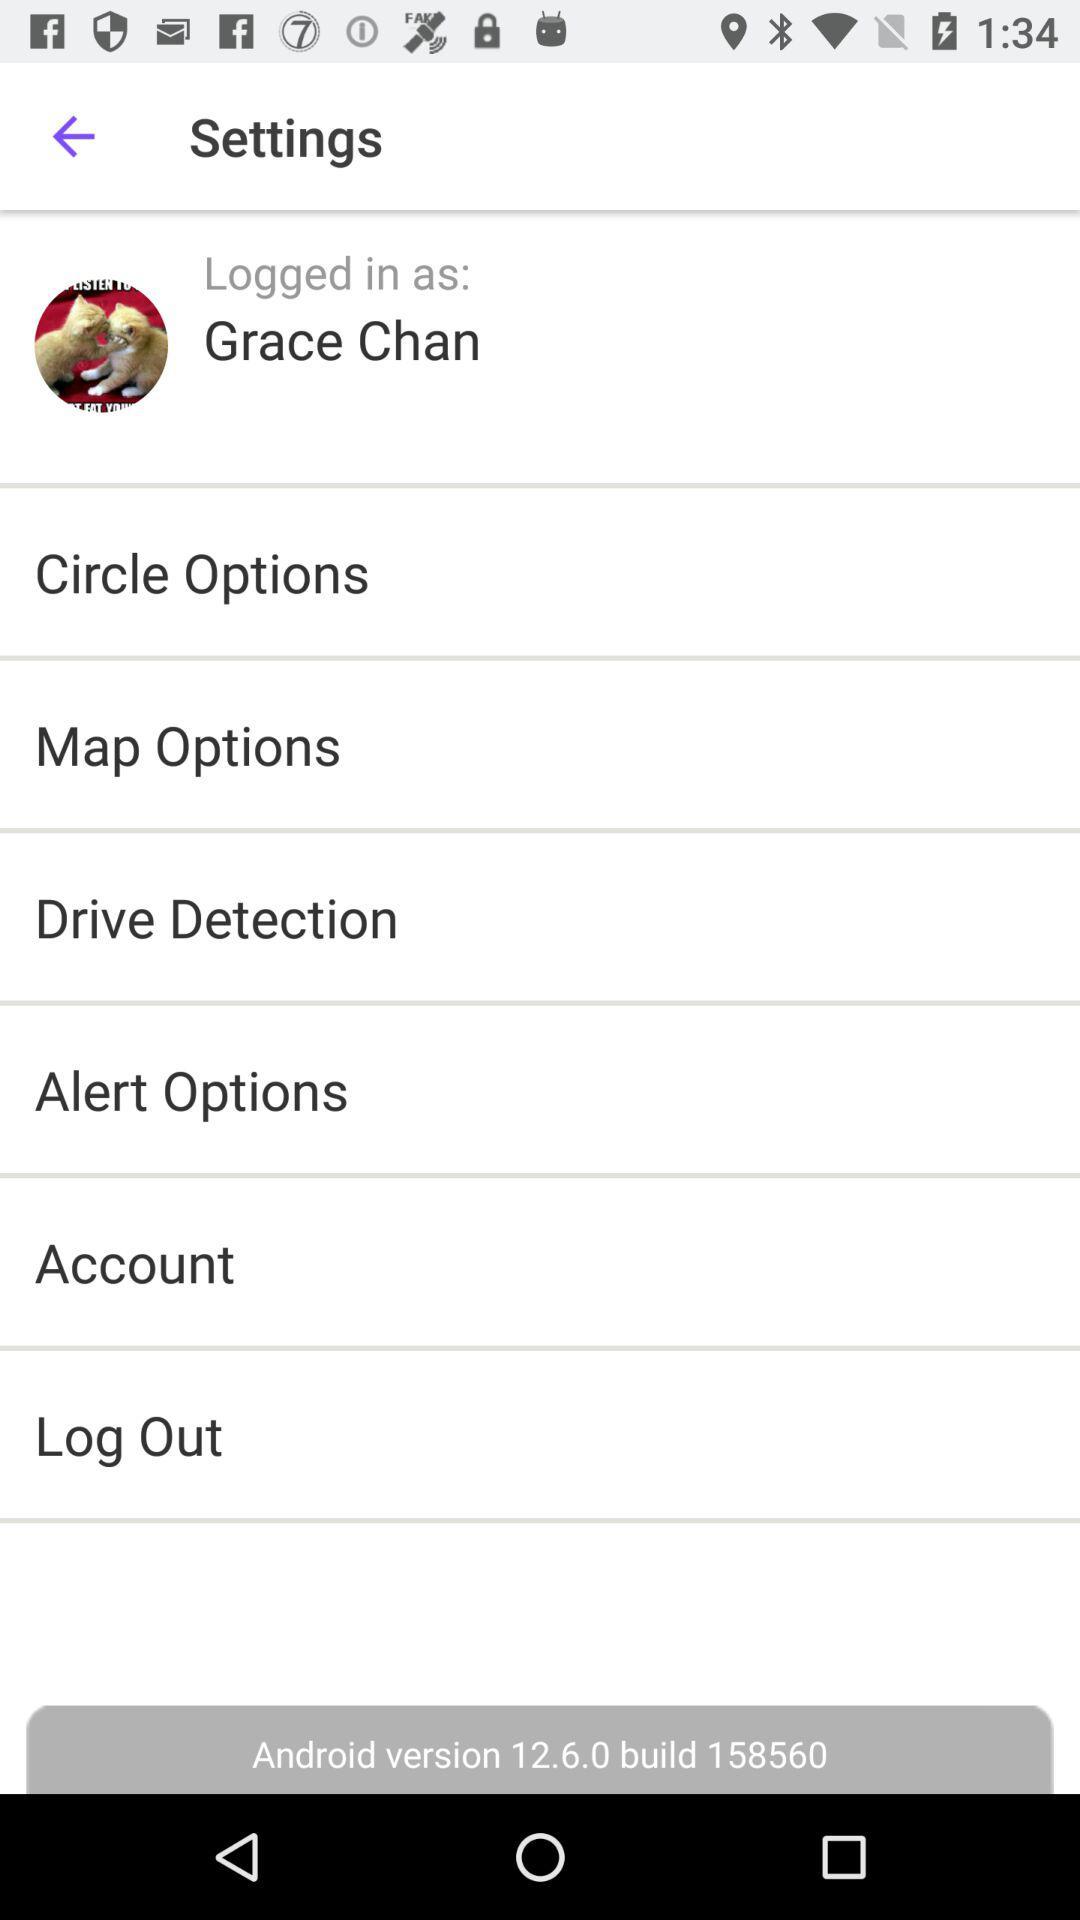 The image size is (1080, 1920). What do you see at coordinates (135, 1260) in the screenshot?
I see `account icon` at bounding box center [135, 1260].